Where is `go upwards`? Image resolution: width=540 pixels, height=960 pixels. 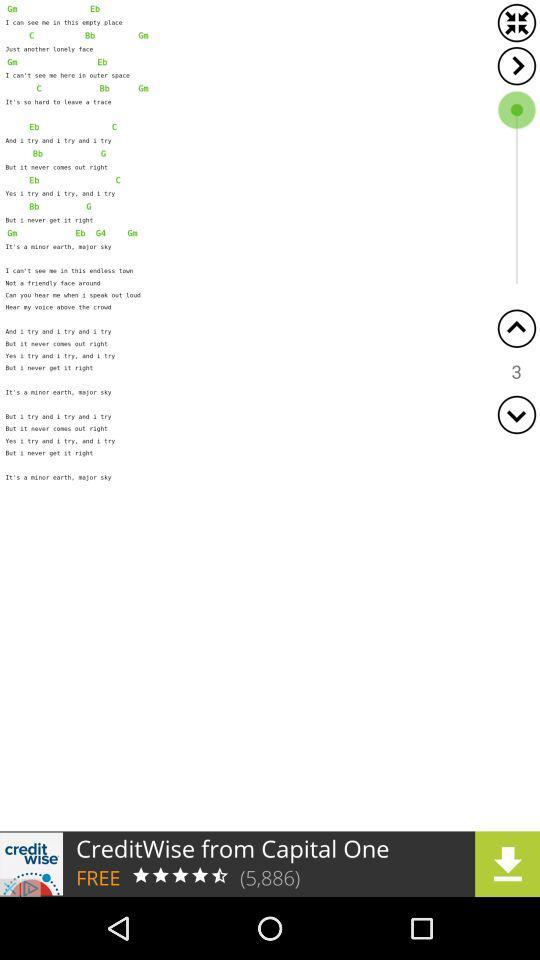
go upwards is located at coordinates (516, 328).